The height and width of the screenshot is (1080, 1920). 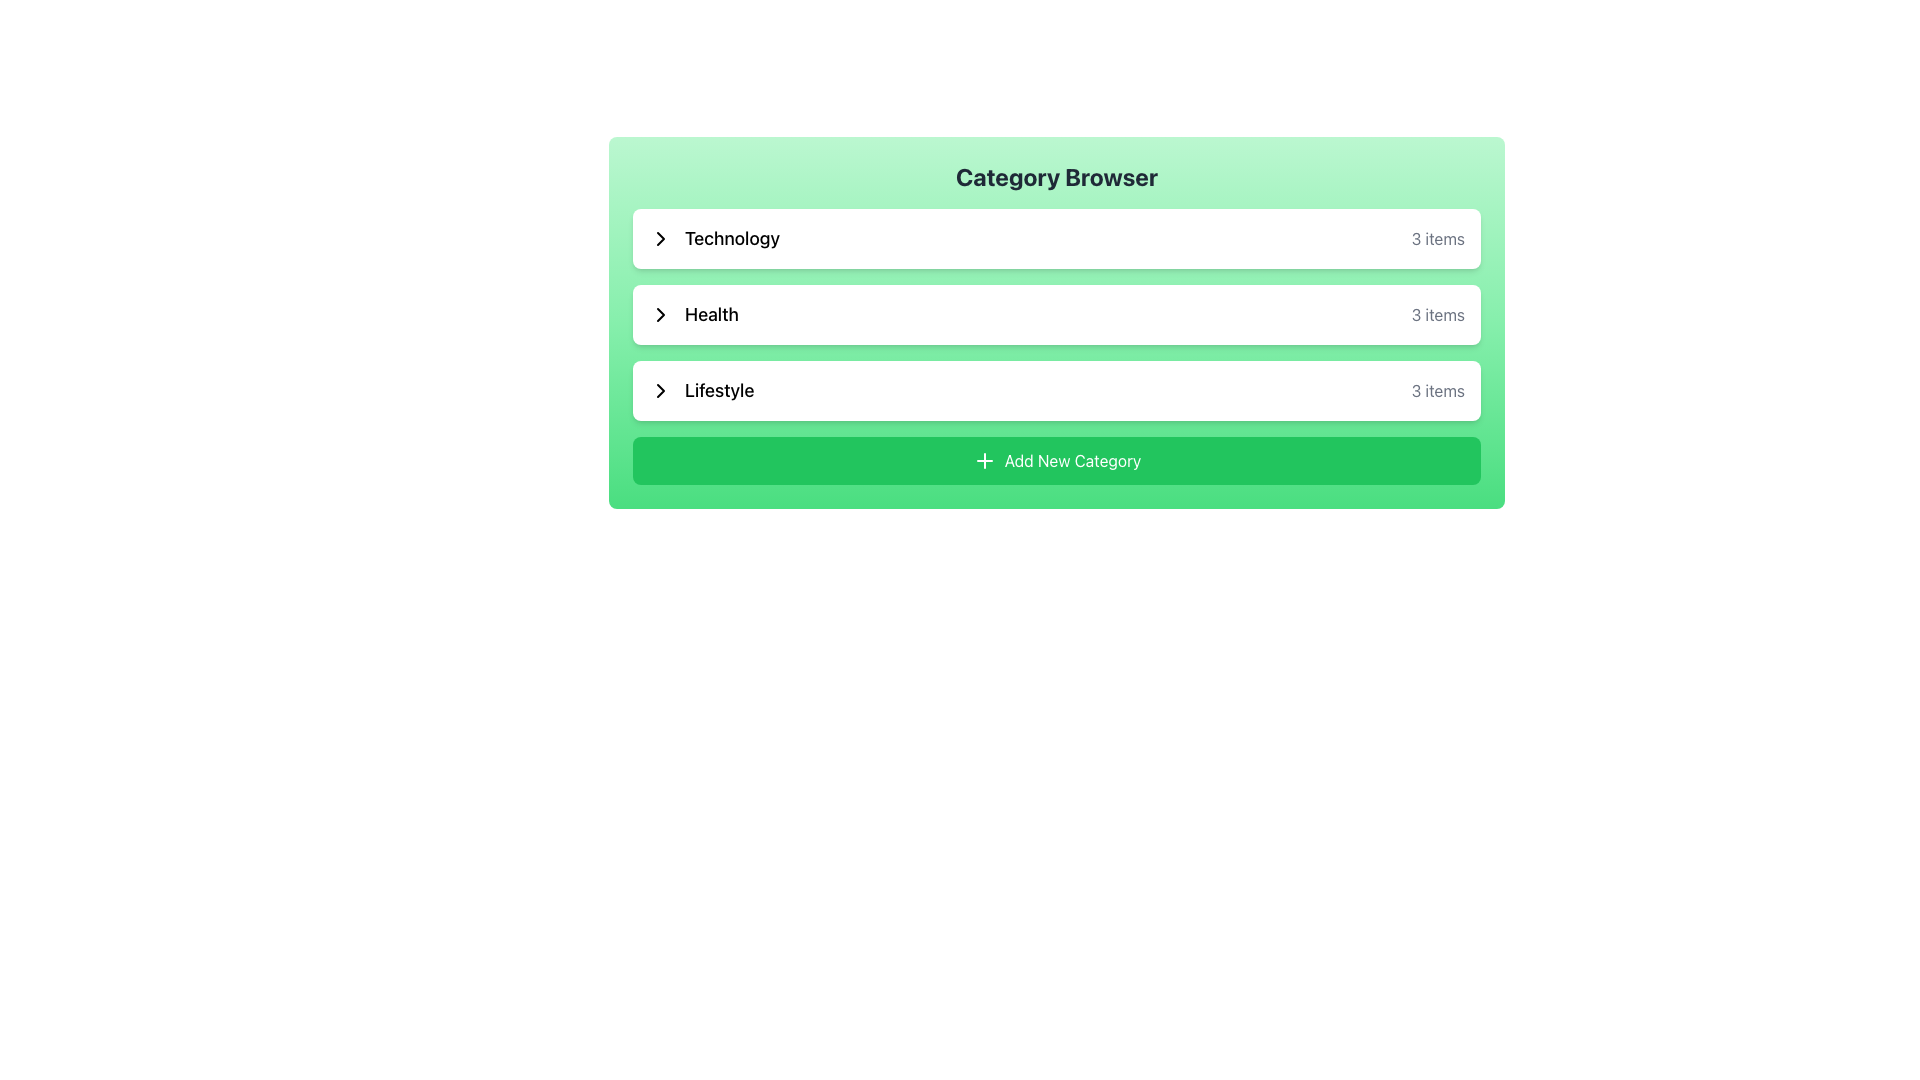 What do you see at coordinates (719, 390) in the screenshot?
I see `the 'Lifestyle' category label in the category browser` at bounding box center [719, 390].